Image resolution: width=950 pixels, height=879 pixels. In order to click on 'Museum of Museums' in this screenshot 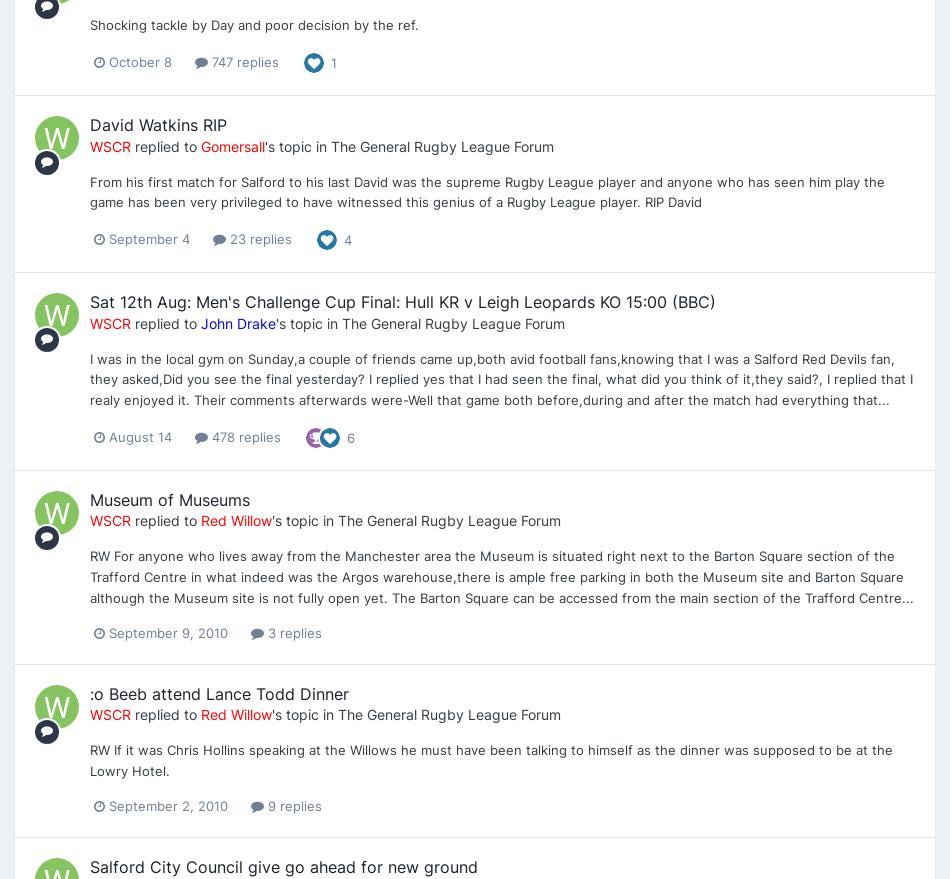, I will do `click(169, 498)`.